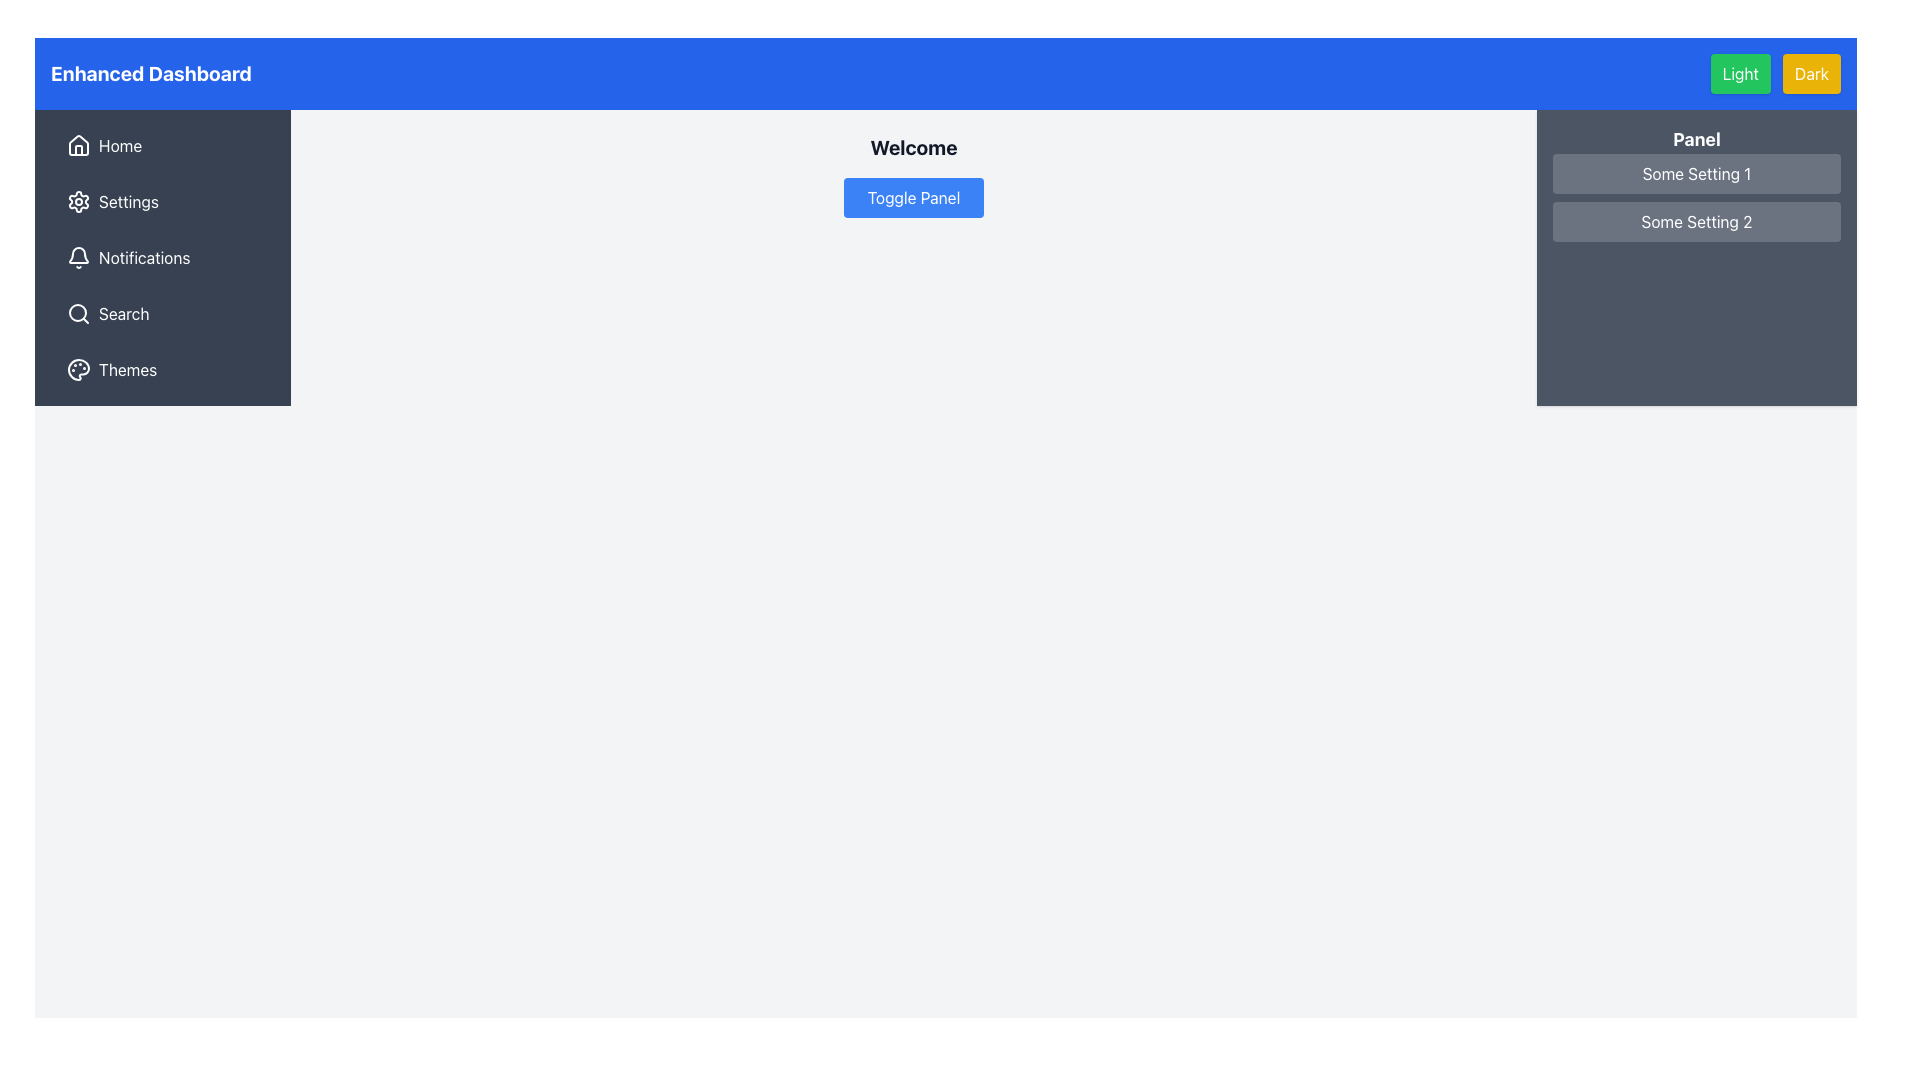 The image size is (1920, 1080). What do you see at coordinates (912, 197) in the screenshot?
I see `the blue 'Toggle Panel' button with white text, which is located beneath the 'Welcome' title` at bounding box center [912, 197].